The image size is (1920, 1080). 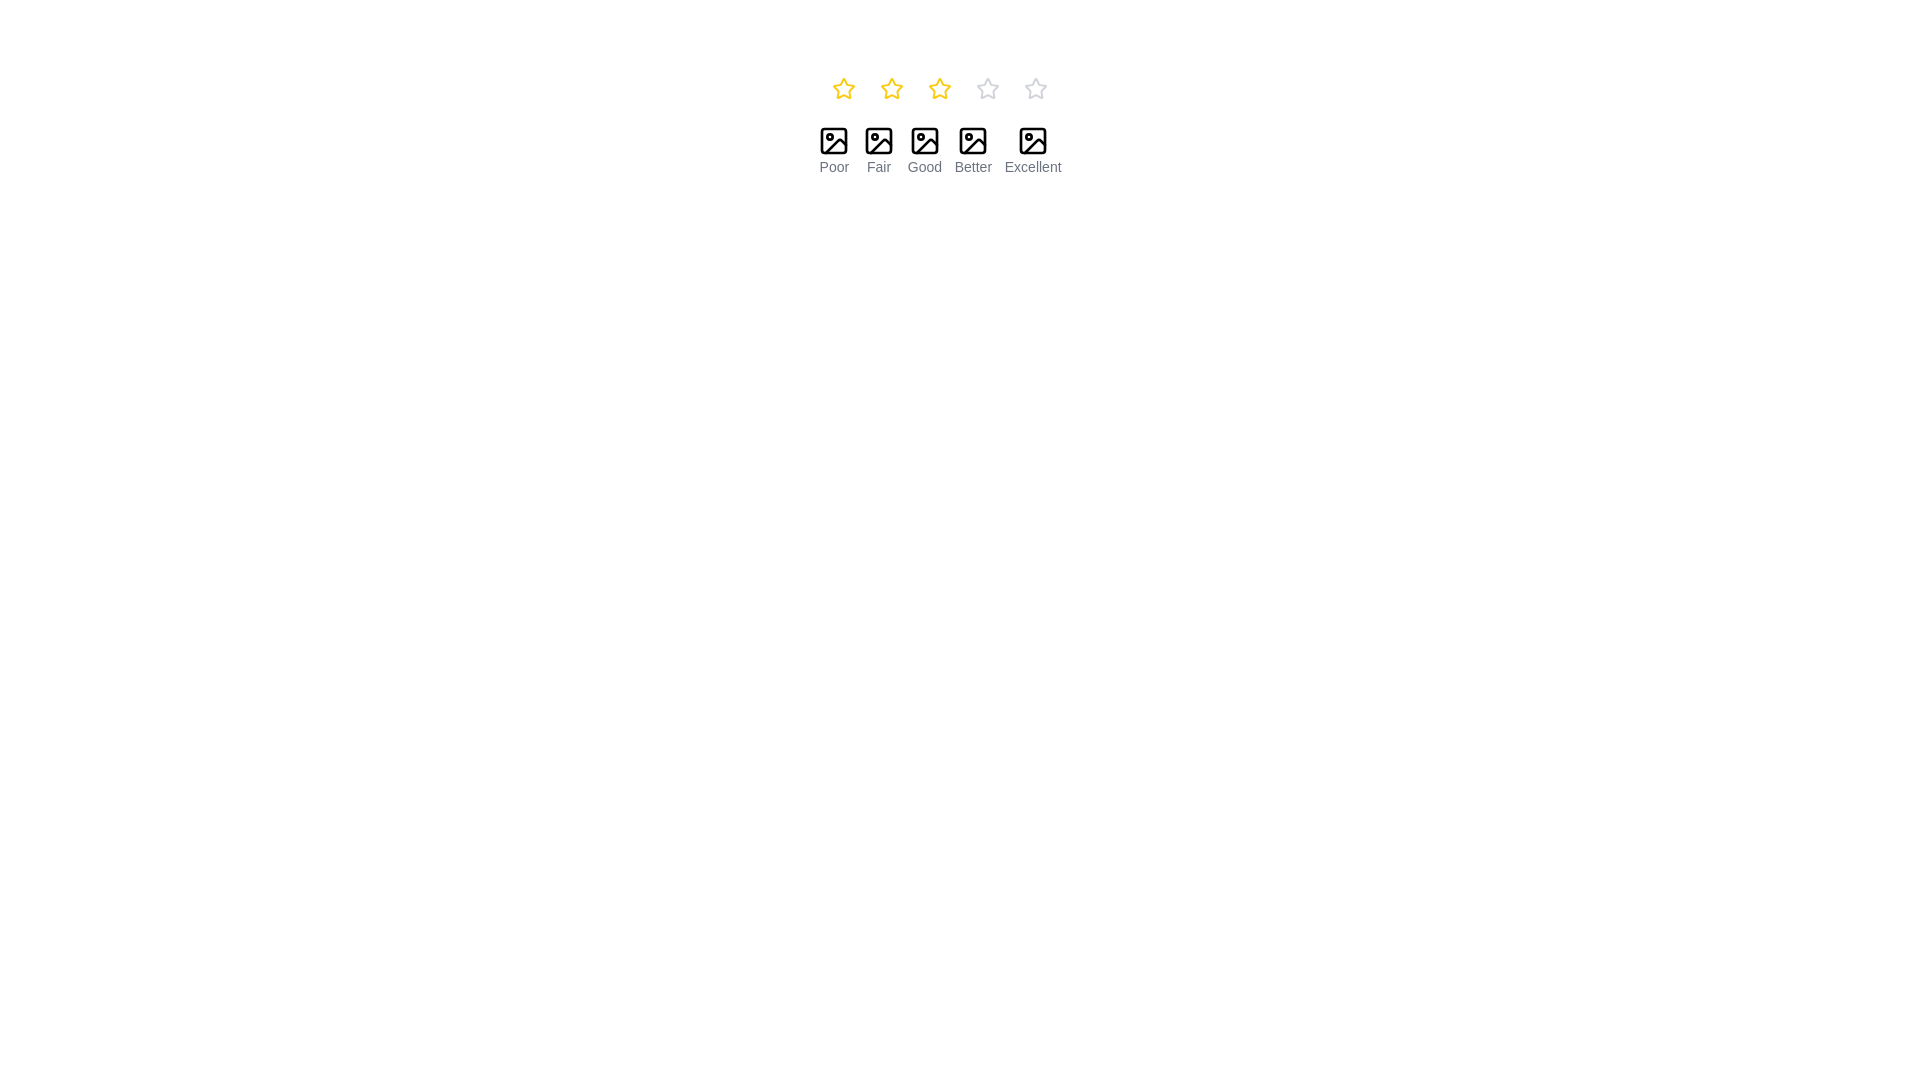 What do you see at coordinates (844, 87) in the screenshot?
I see `the second star in the rating system, which is positioned to the right of the first star and left of the third star` at bounding box center [844, 87].